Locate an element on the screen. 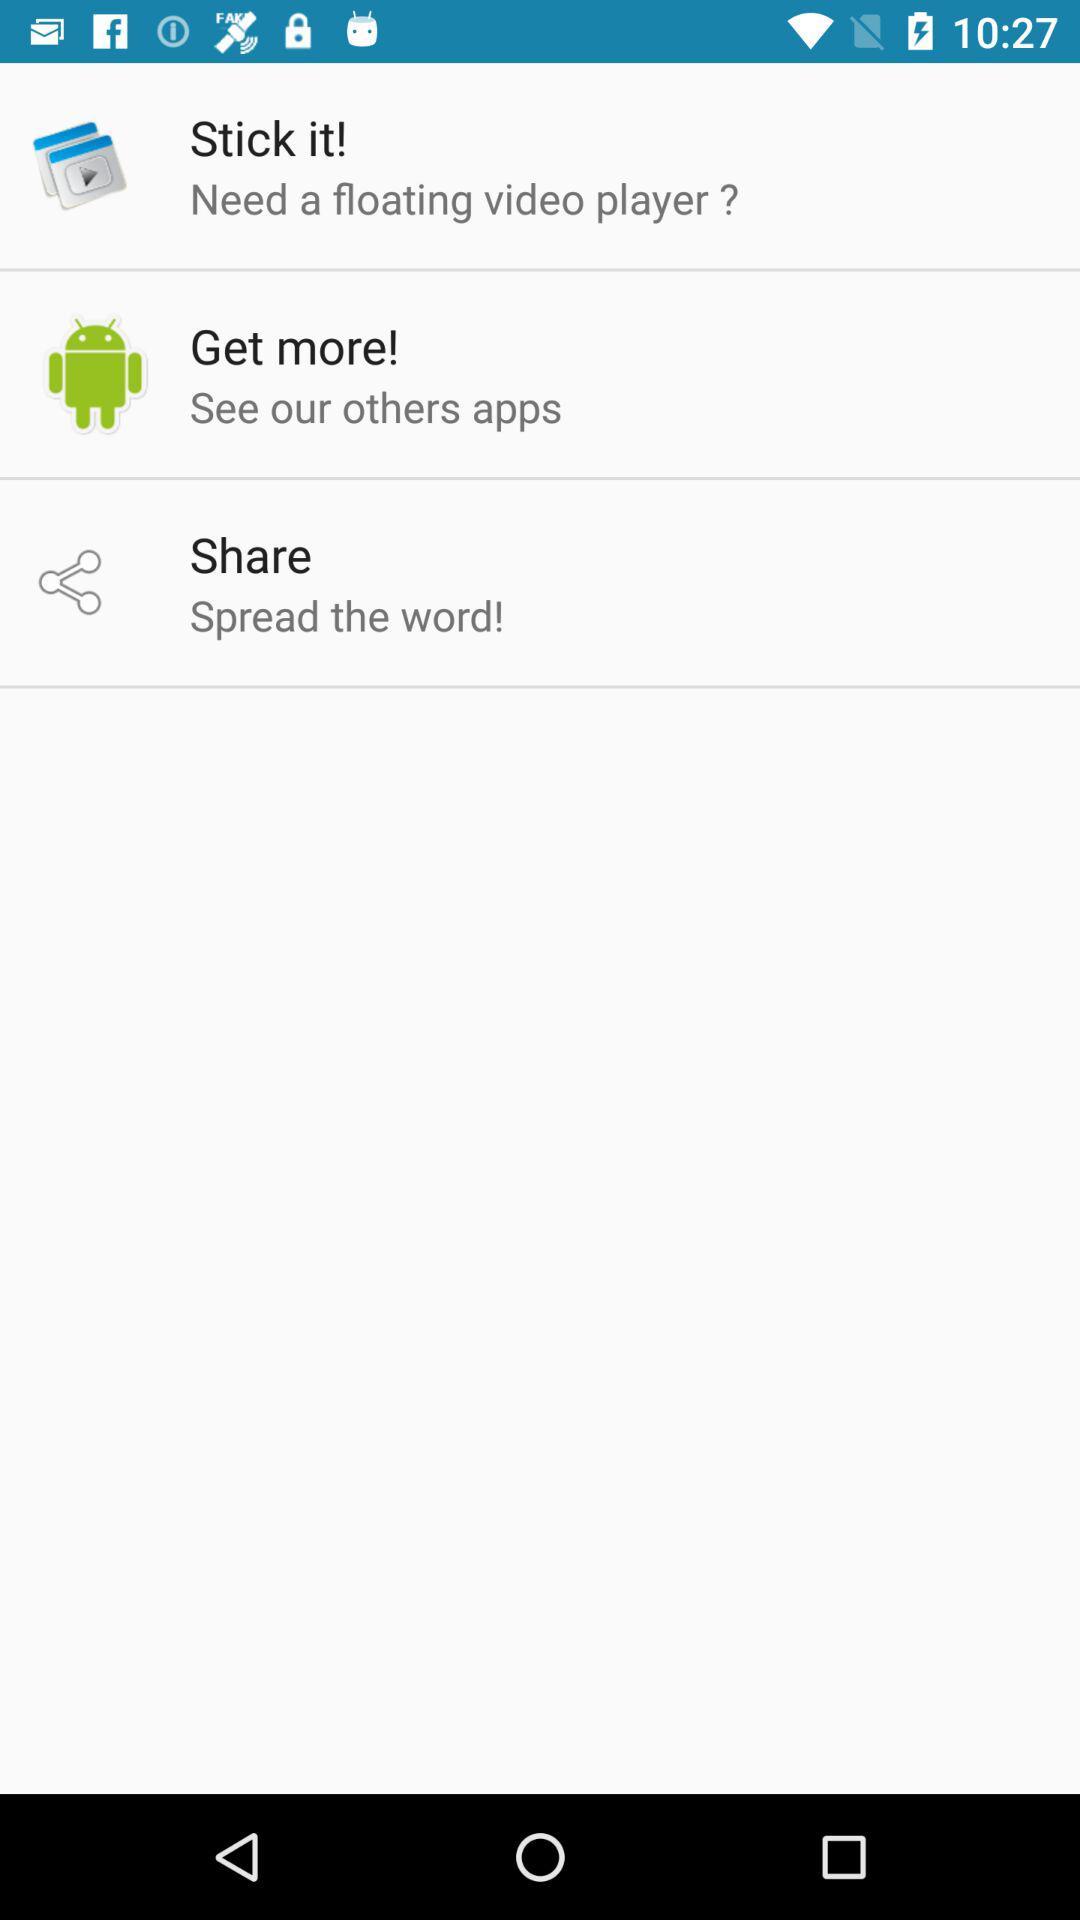 Image resolution: width=1080 pixels, height=1920 pixels. the icon below see our others icon is located at coordinates (249, 554).